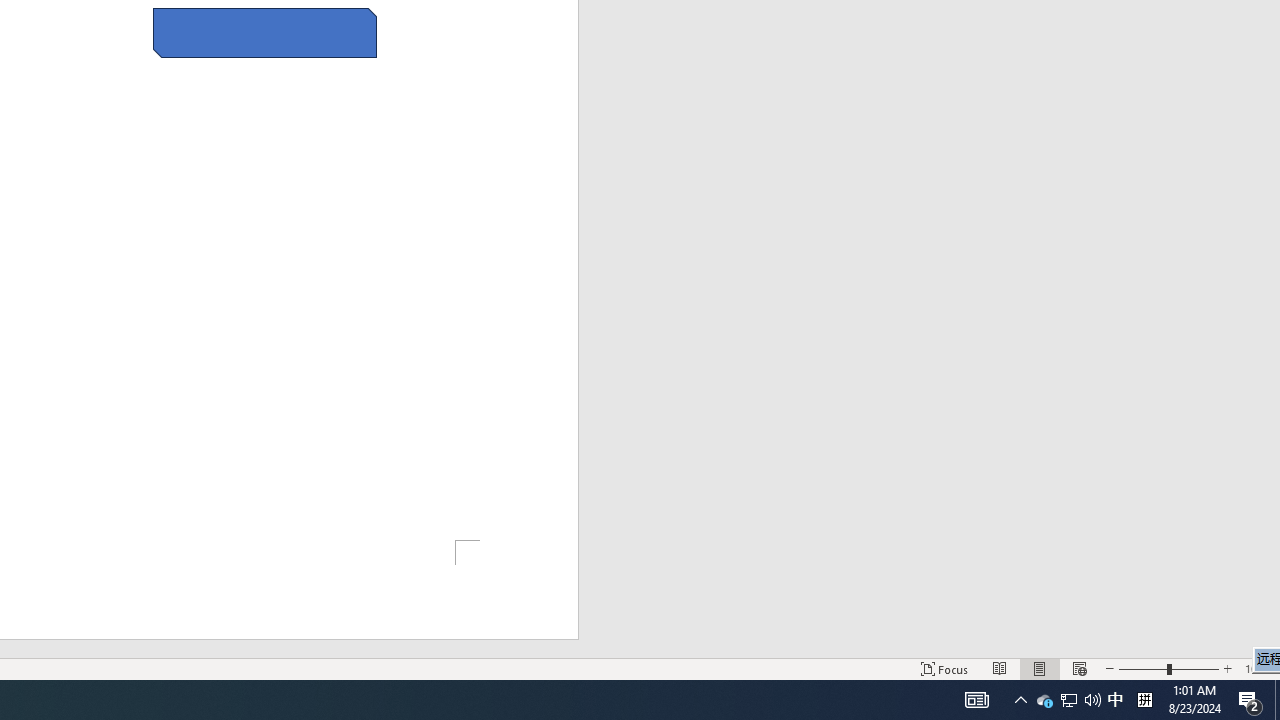 This screenshot has width=1280, height=720. I want to click on 'Zoom 104%', so click(1257, 669).